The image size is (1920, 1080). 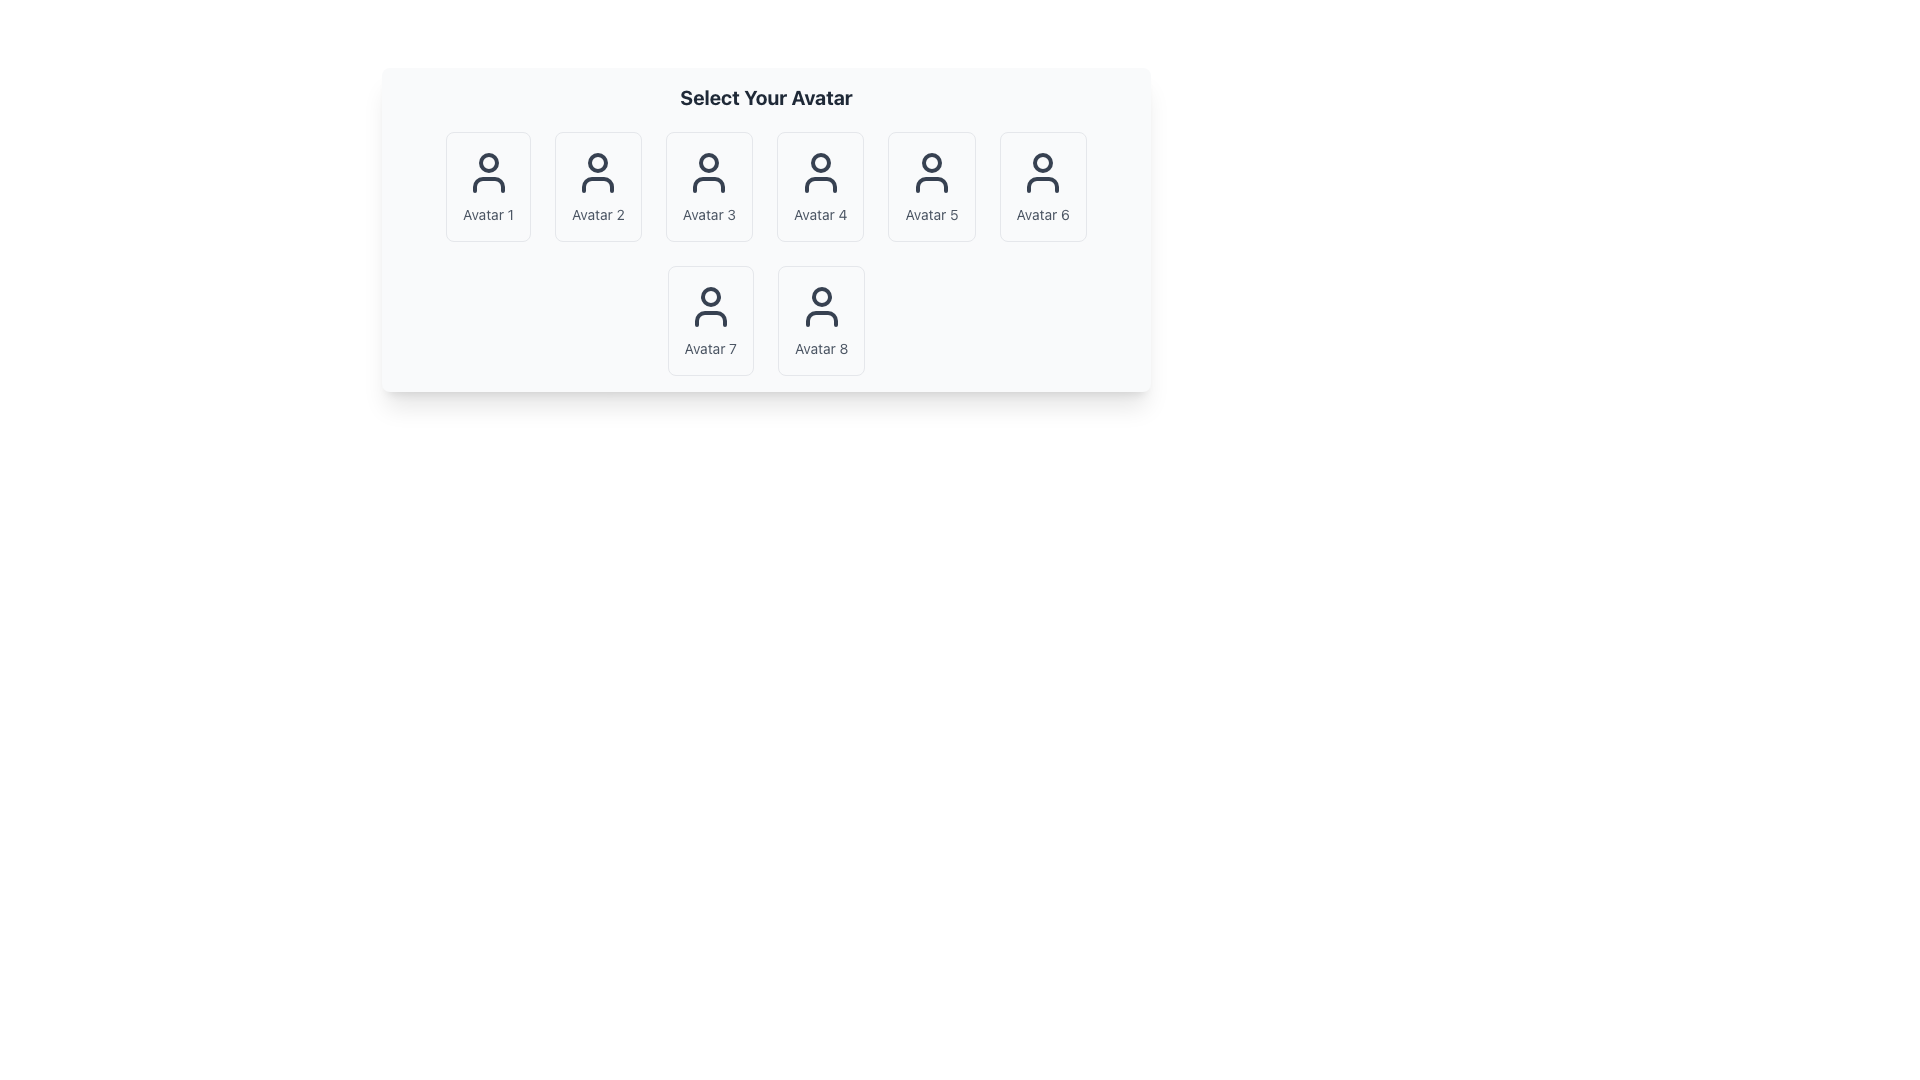 What do you see at coordinates (820, 215) in the screenshot?
I see `the label that identifies 'Avatar 4', located in the top row, fourth from the left in the avatar selection grid` at bounding box center [820, 215].